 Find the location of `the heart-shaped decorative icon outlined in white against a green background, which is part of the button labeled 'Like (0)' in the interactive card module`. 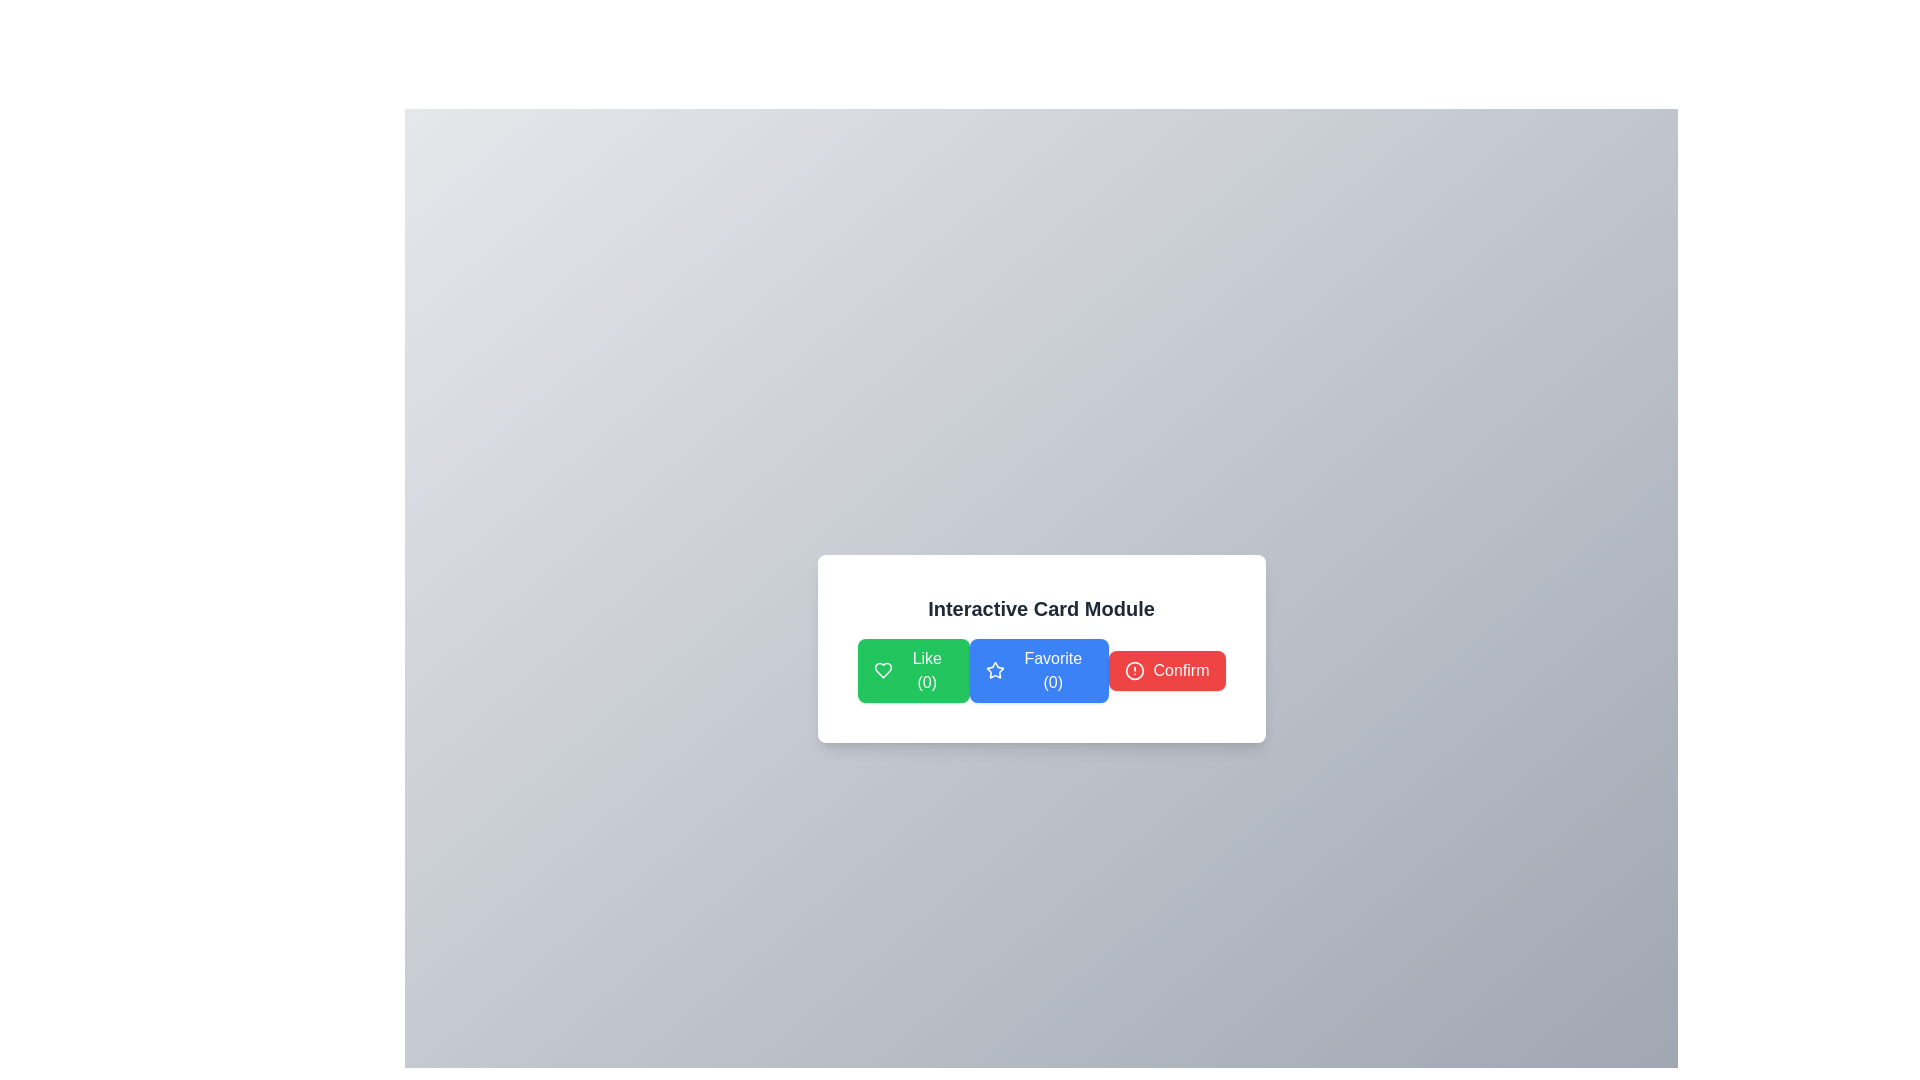

the heart-shaped decorative icon outlined in white against a green background, which is part of the button labeled 'Like (0)' in the interactive card module is located at coordinates (882, 671).